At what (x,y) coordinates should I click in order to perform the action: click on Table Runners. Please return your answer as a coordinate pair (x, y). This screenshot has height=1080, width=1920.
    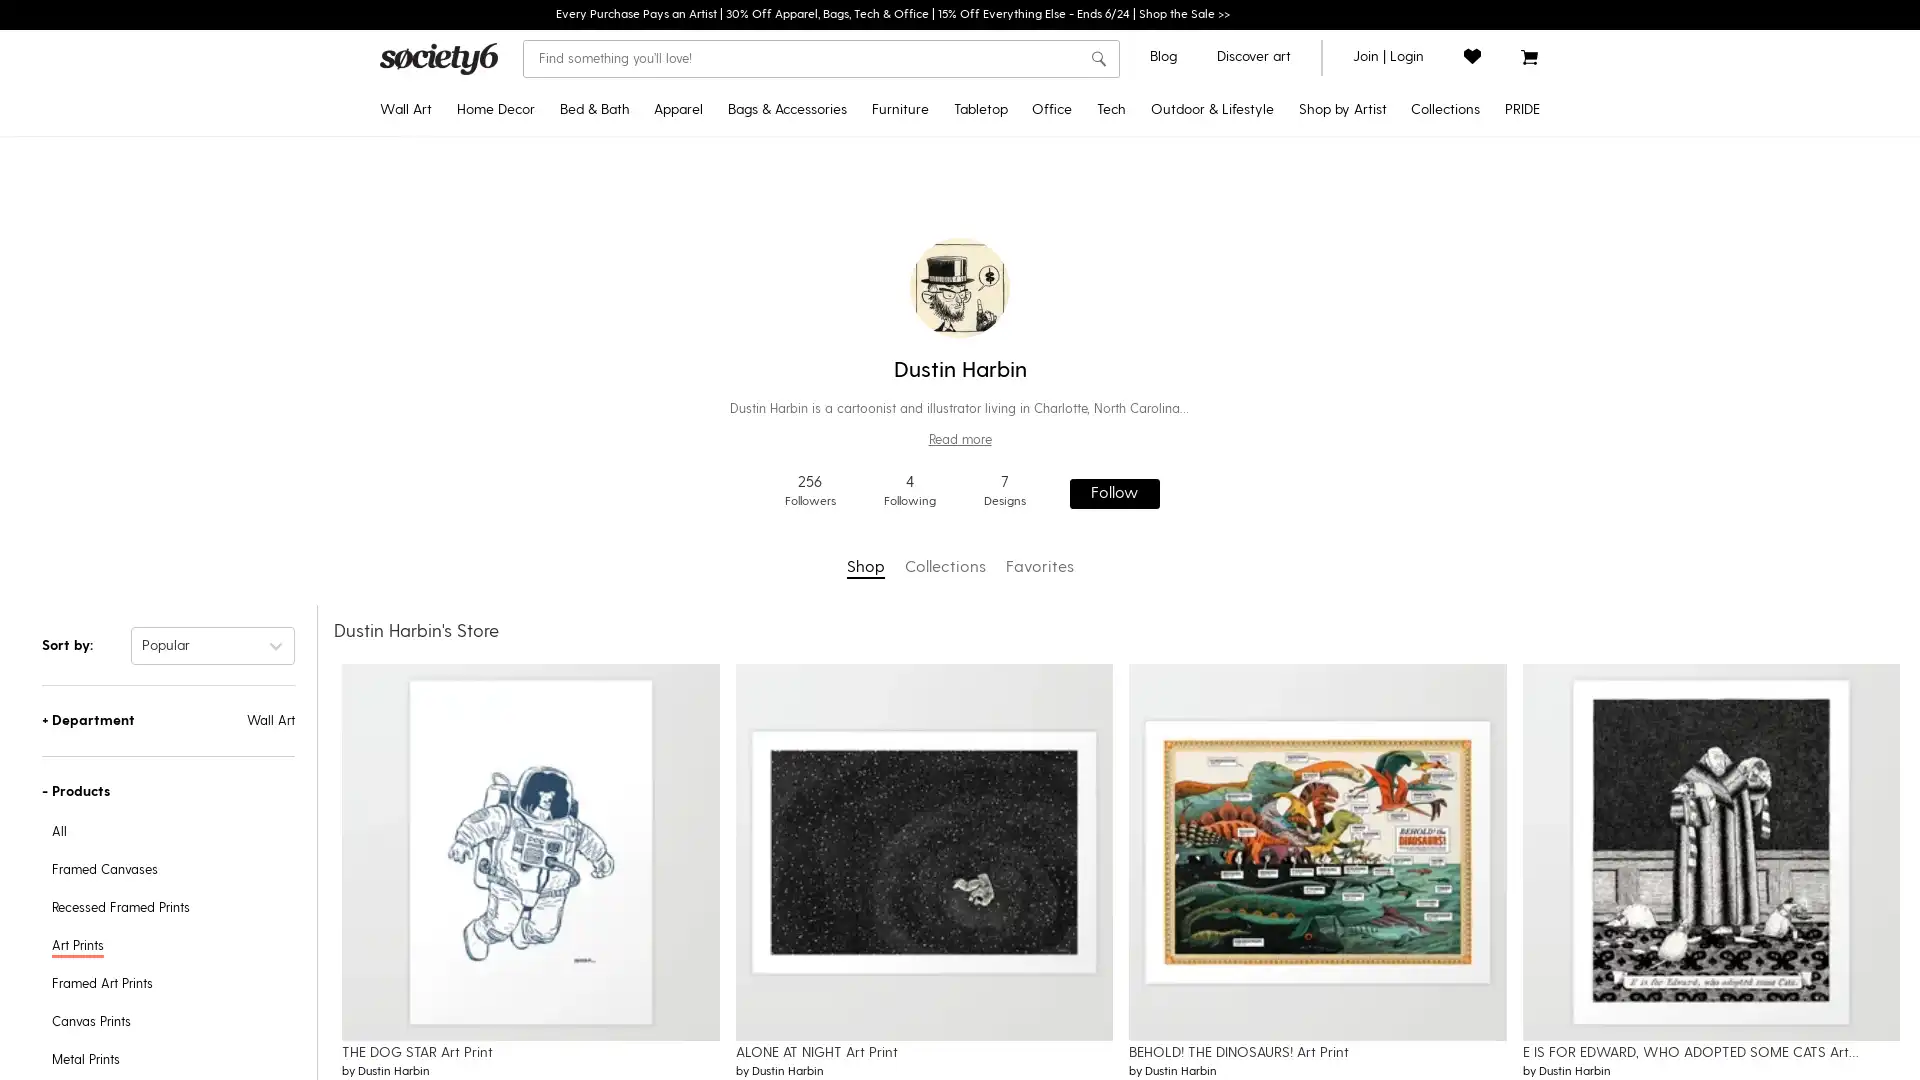
    Looking at the image, I should click on (1017, 256).